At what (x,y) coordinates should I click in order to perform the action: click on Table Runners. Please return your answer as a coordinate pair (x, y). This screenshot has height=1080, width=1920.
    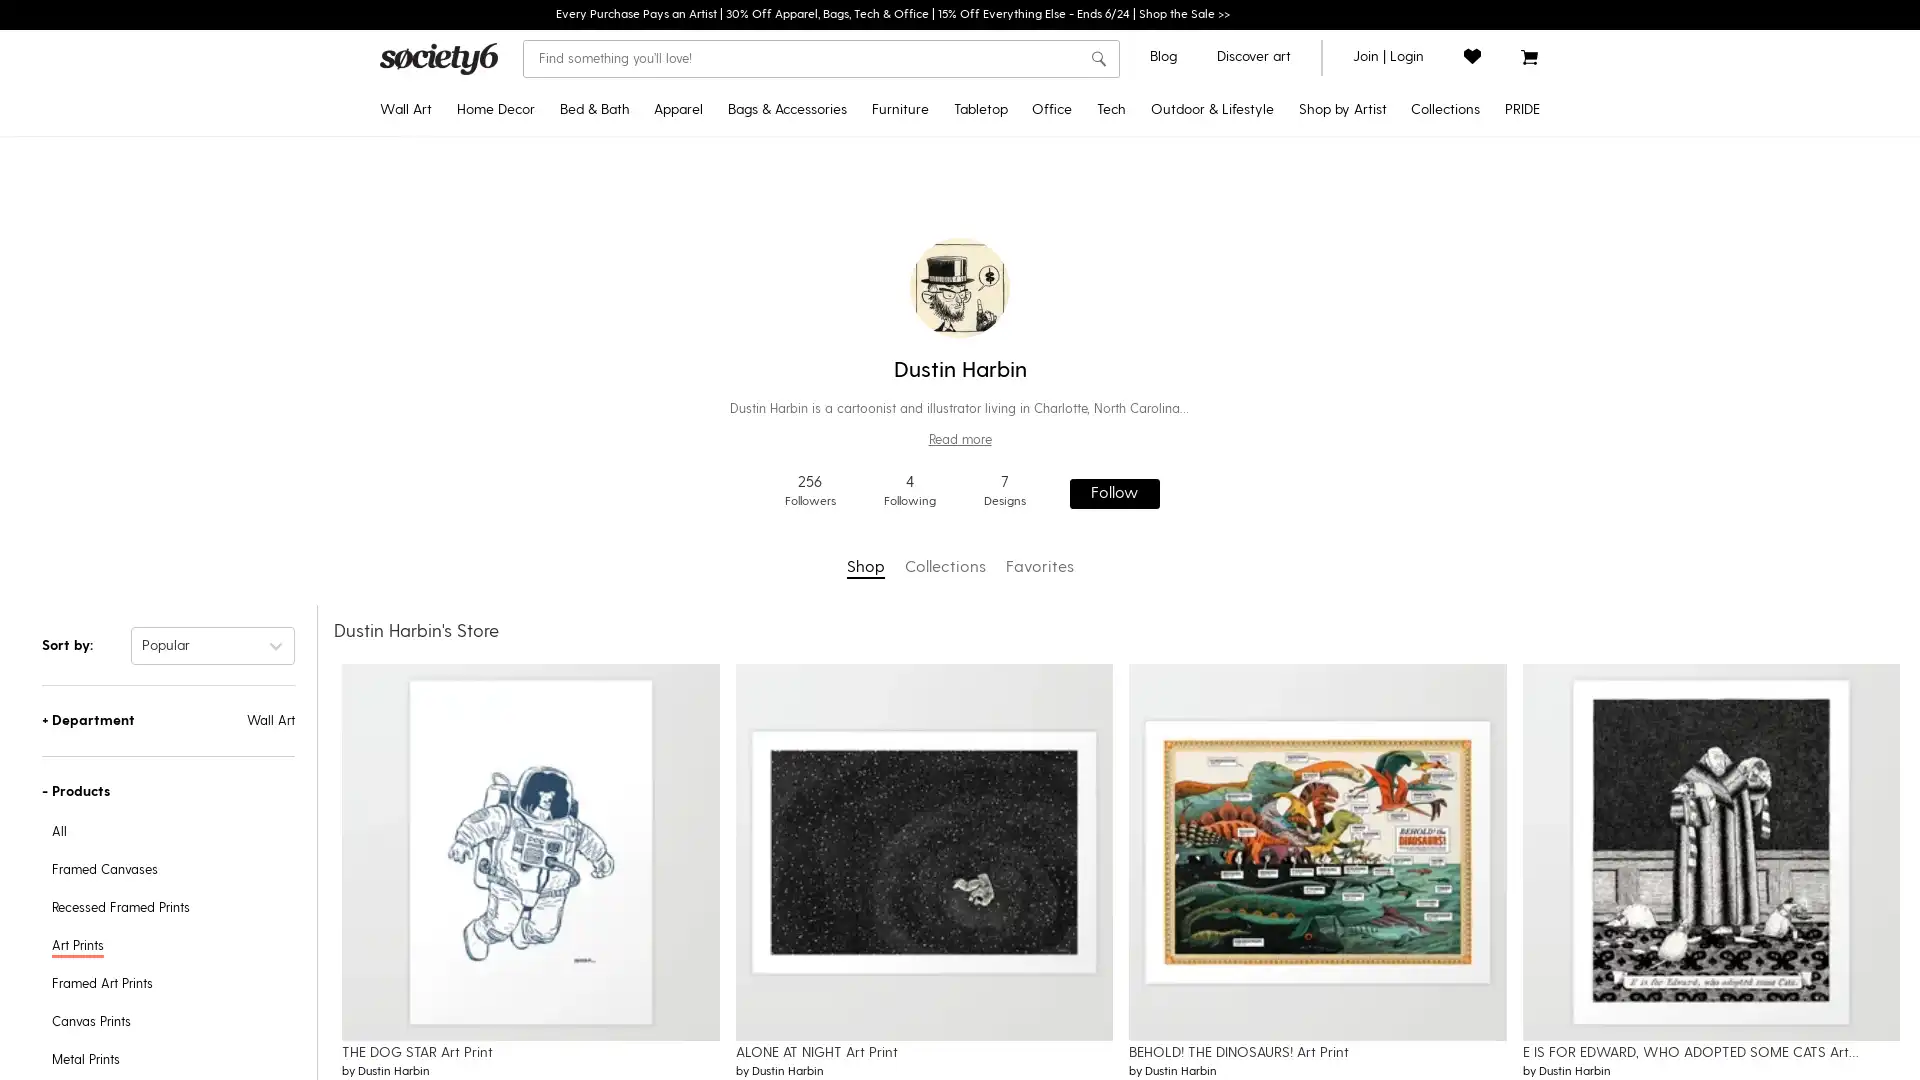
    Looking at the image, I should click on (1017, 256).